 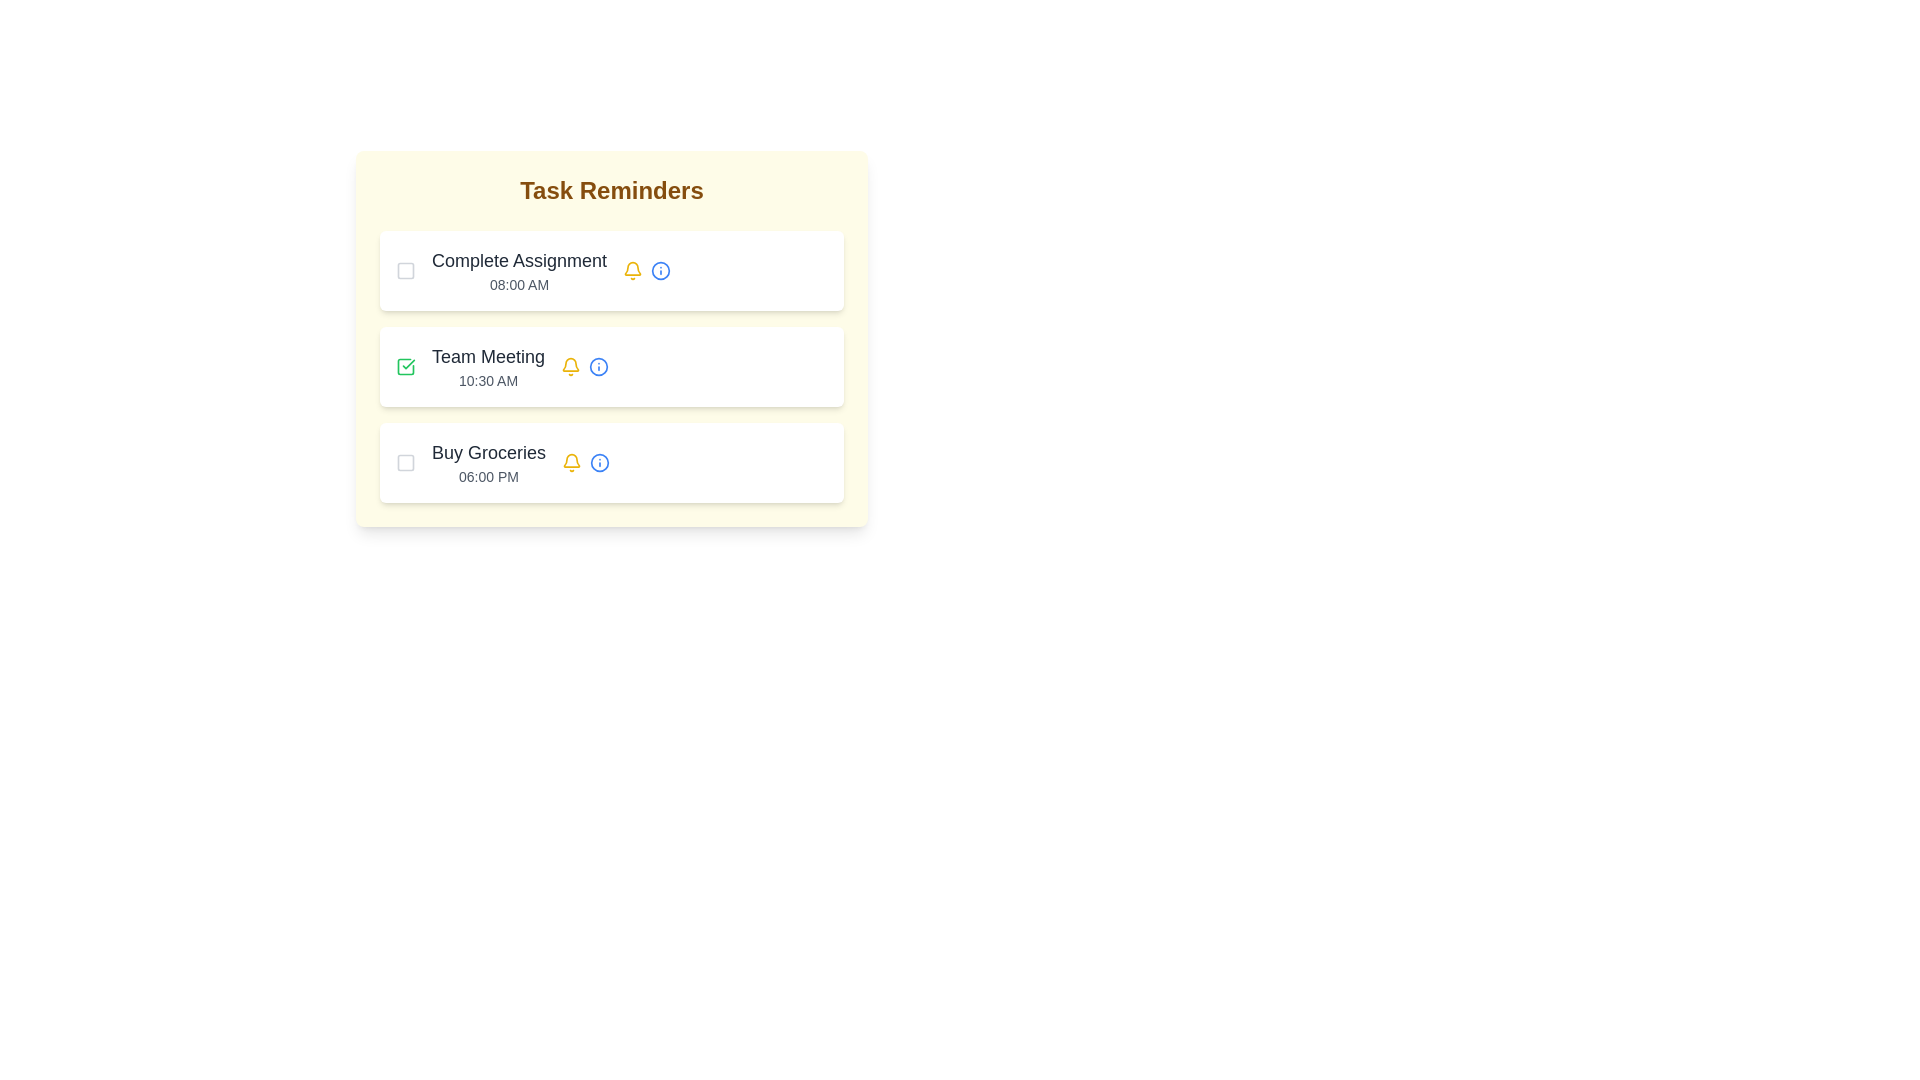 I want to click on the 'Complete Assignment' text label, which is bold and dark gray, located in the top task card of the task reminder interface, so click(x=519, y=260).